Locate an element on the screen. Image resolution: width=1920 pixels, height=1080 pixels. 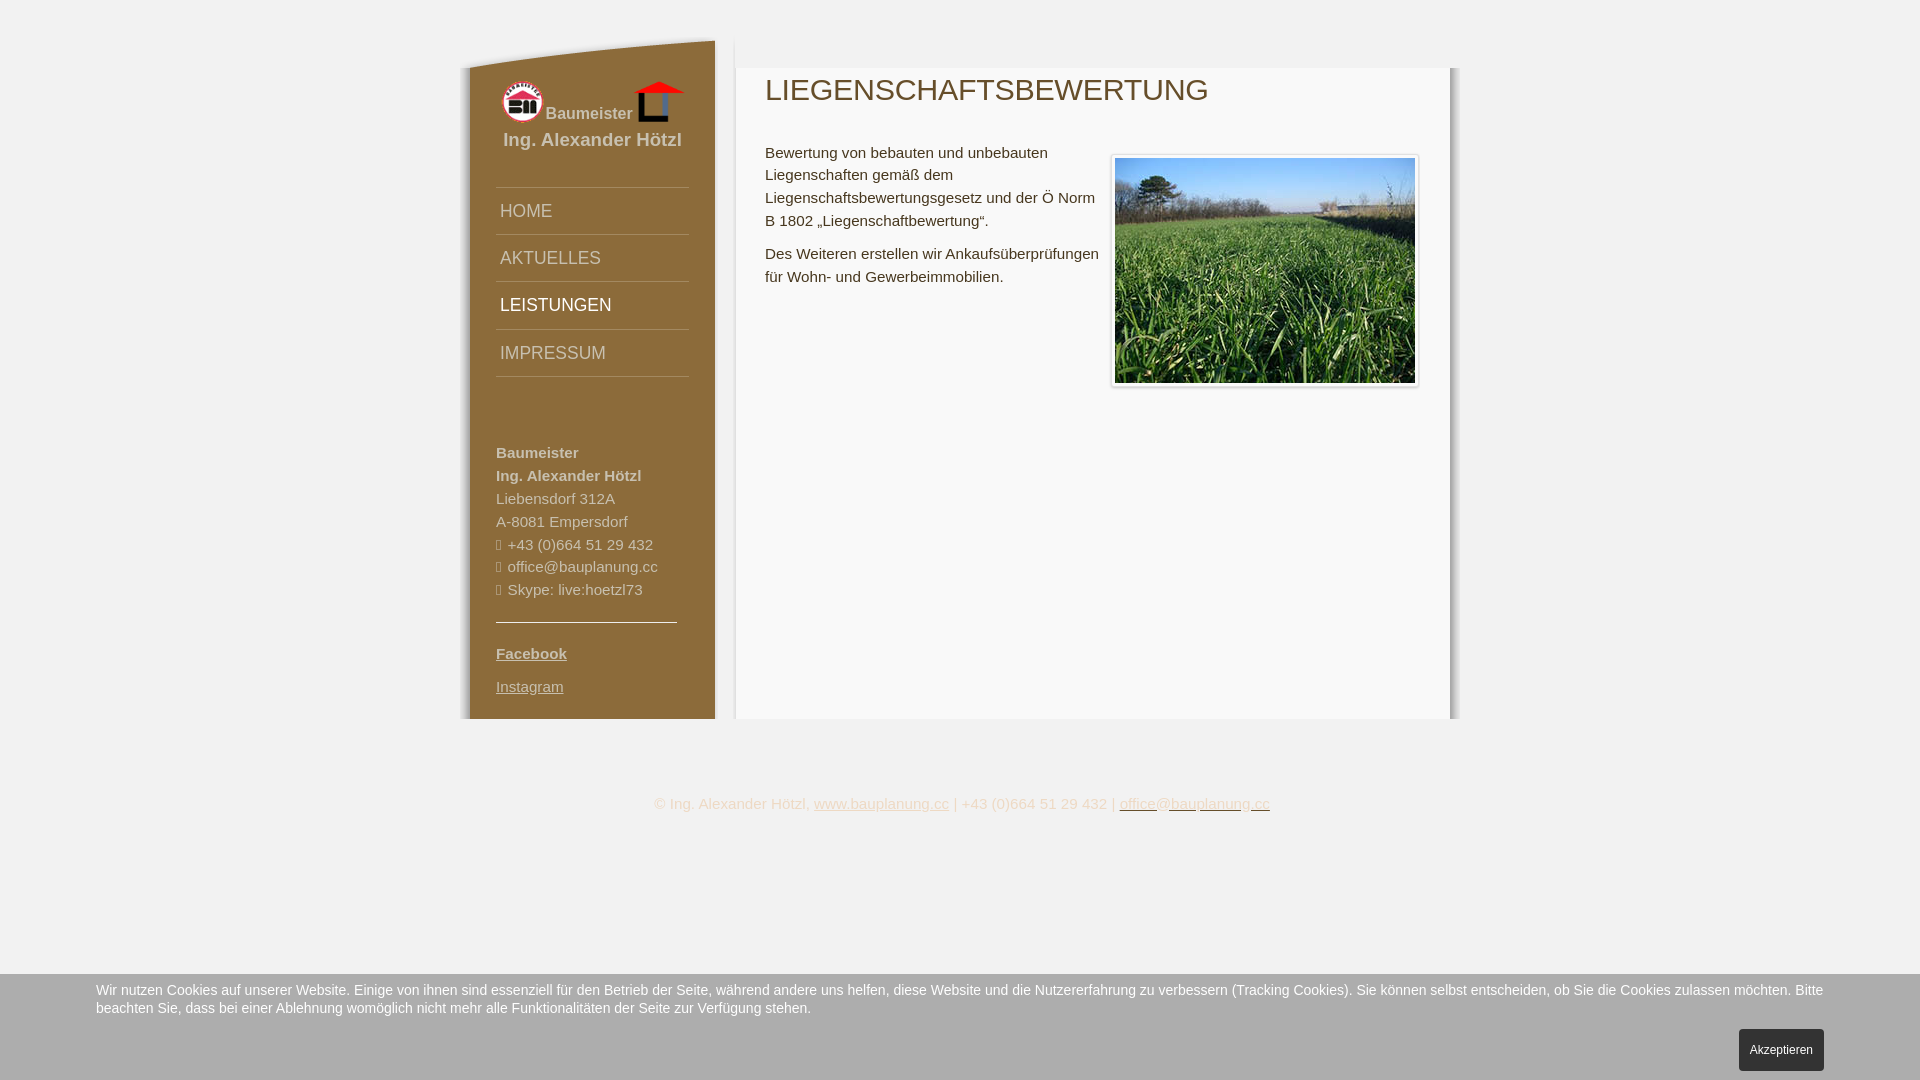
'AKTUELLES' is located at coordinates (591, 256).